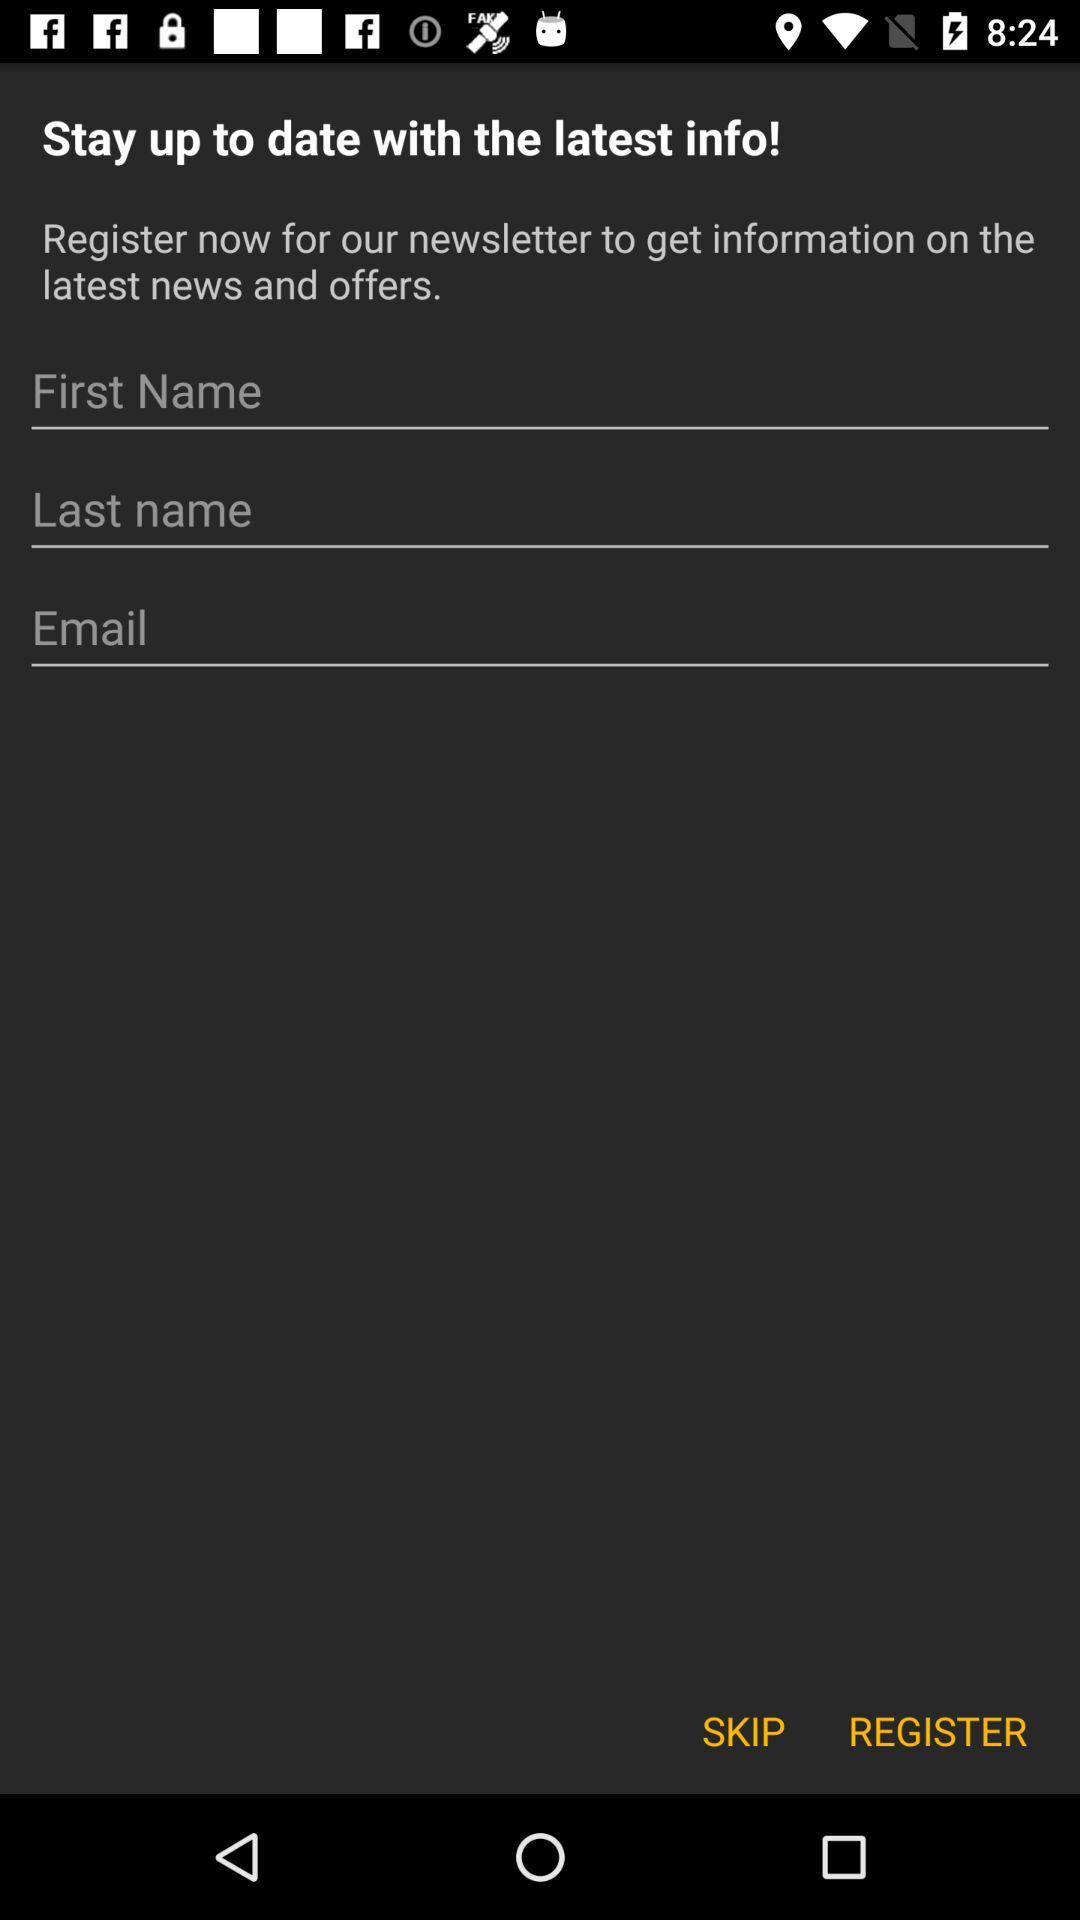 The height and width of the screenshot is (1920, 1080). What do you see at coordinates (540, 626) in the screenshot?
I see `email field` at bounding box center [540, 626].